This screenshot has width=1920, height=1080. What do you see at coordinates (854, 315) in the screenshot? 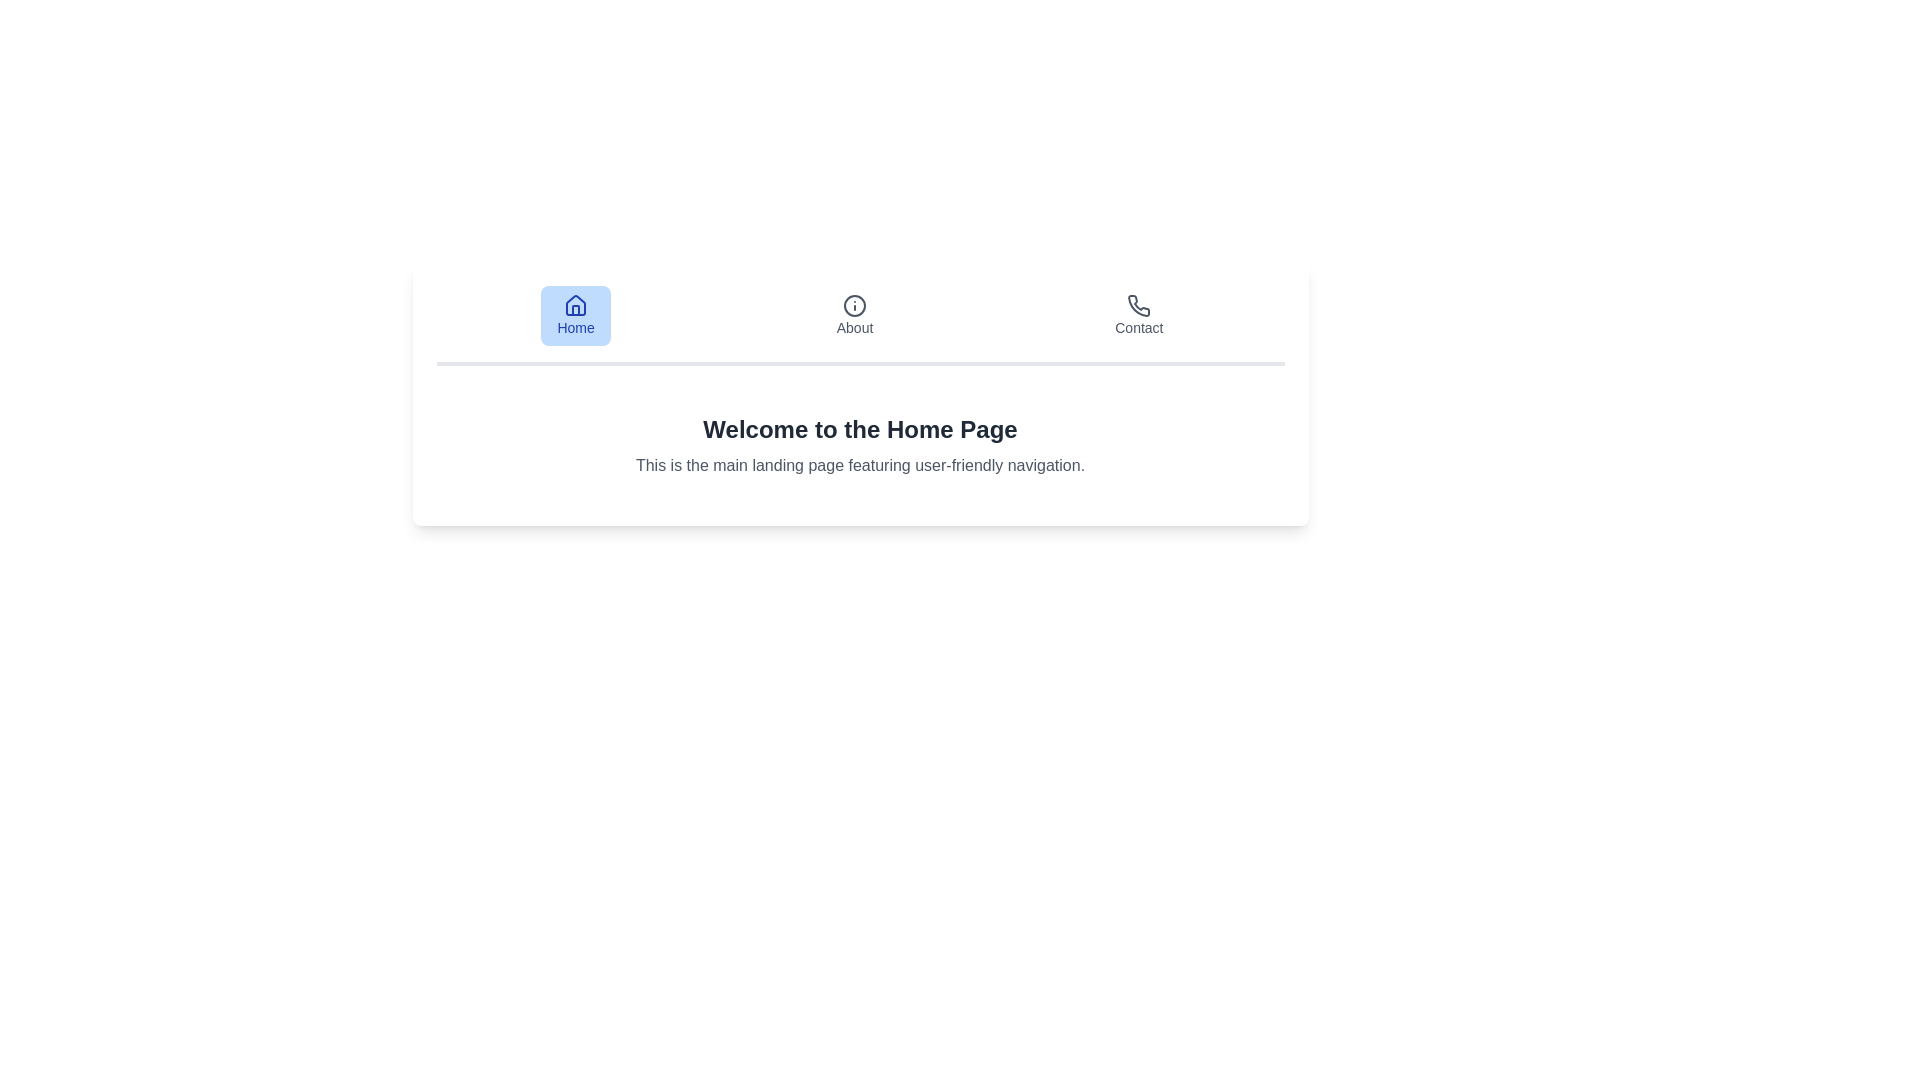
I see `the About tab to view its content` at bounding box center [854, 315].